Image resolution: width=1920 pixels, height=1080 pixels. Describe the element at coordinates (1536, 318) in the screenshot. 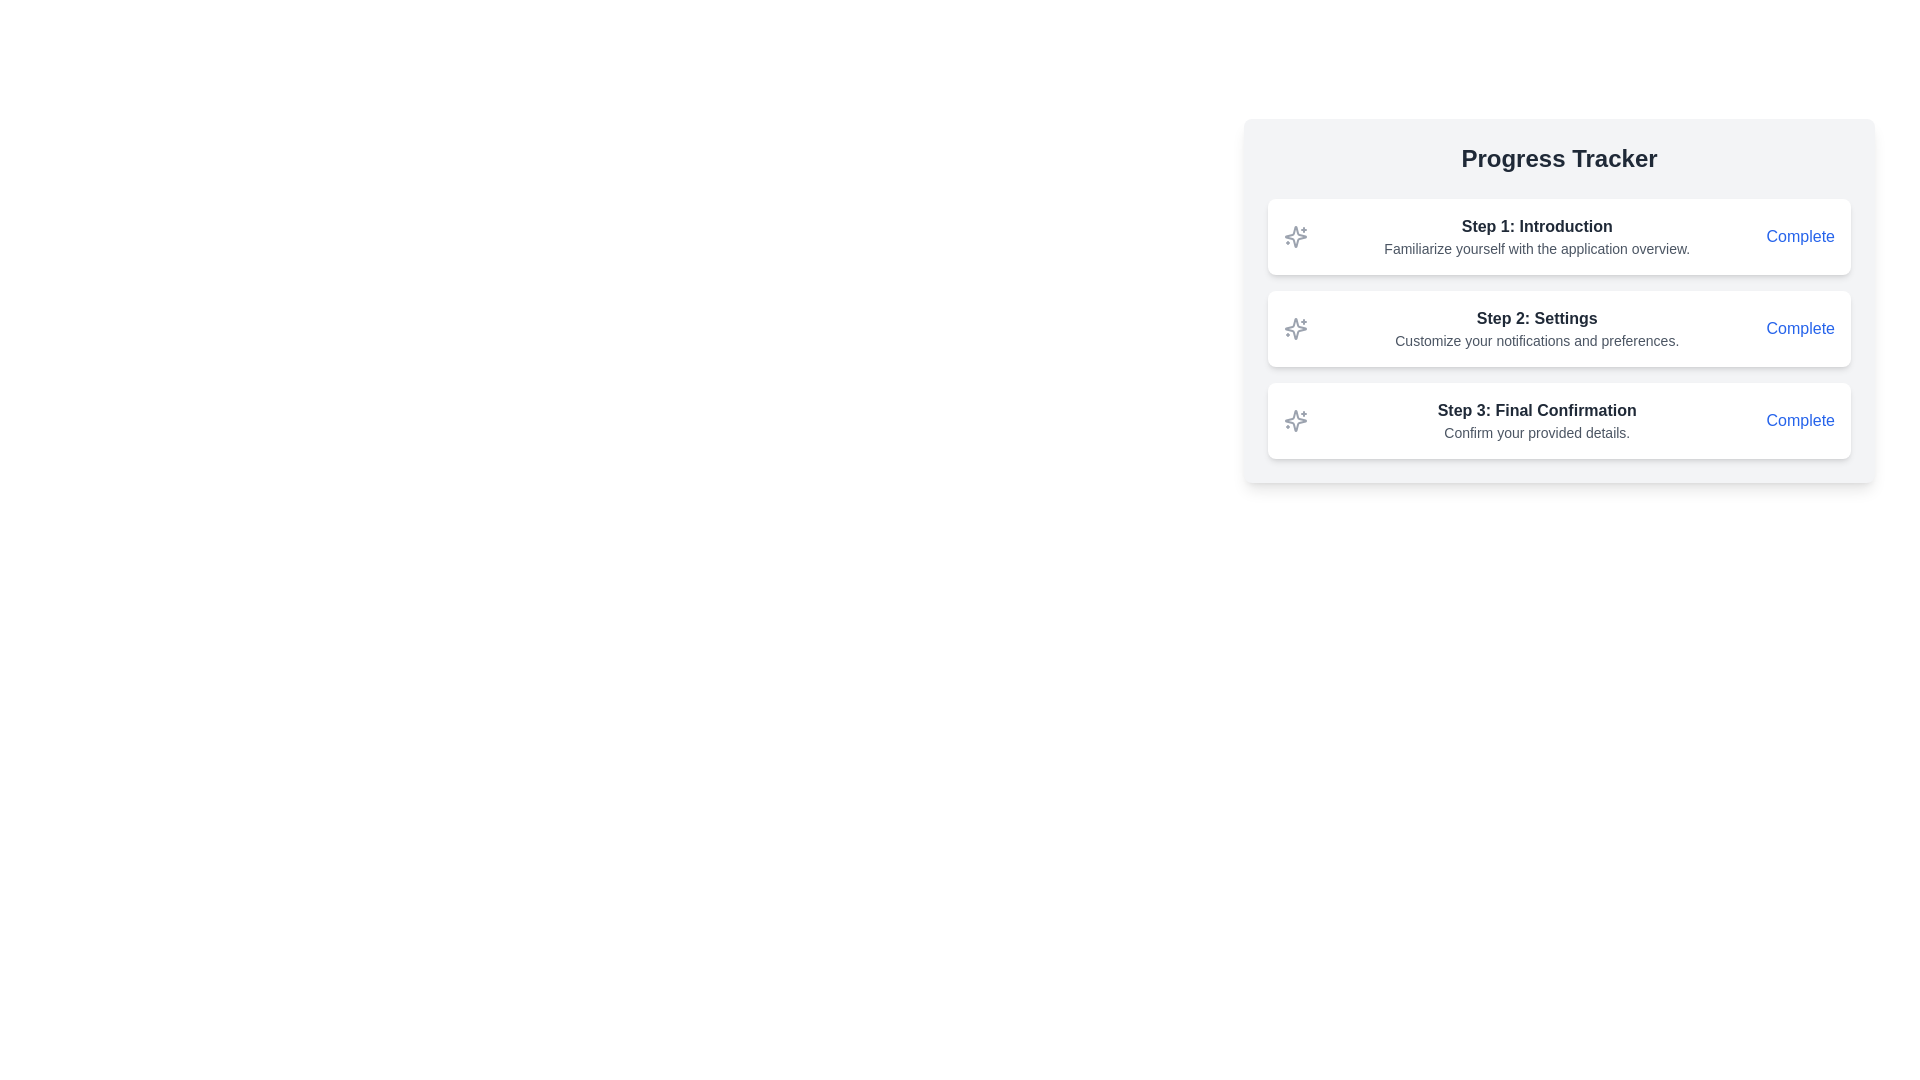

I see `the bold, dark-colored text label reading 'Step 2: Settings' in the progress tracker interface, which is positioned prominently between 'Step 1: Introduction' and 'Step 3: Final Confirmation'` at that location.